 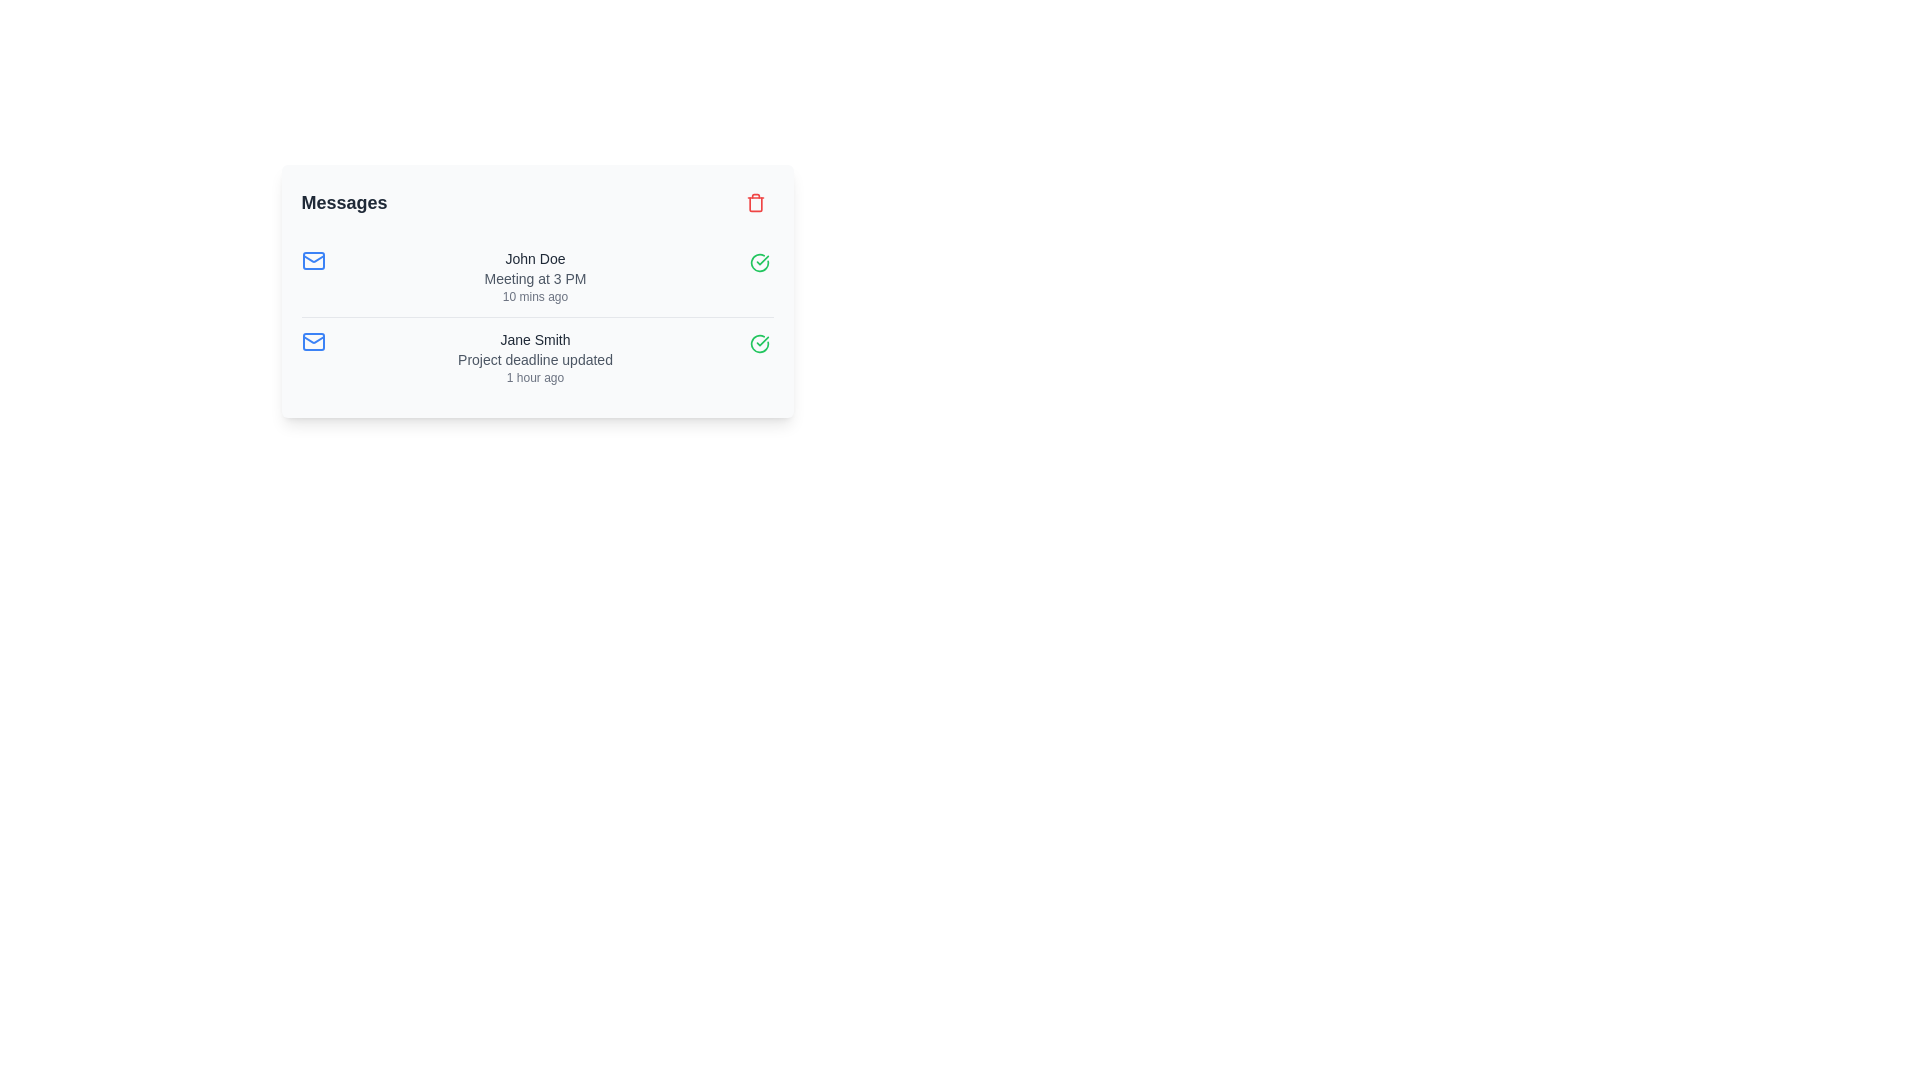 What do you see at coordinates (758, 342) in the screenshot?
I see `the interactive circular icon with a green border and internal checkmark located to the right of 'Jane Smith' and 'Project deadline updated'` at bounding box center [758, 342].